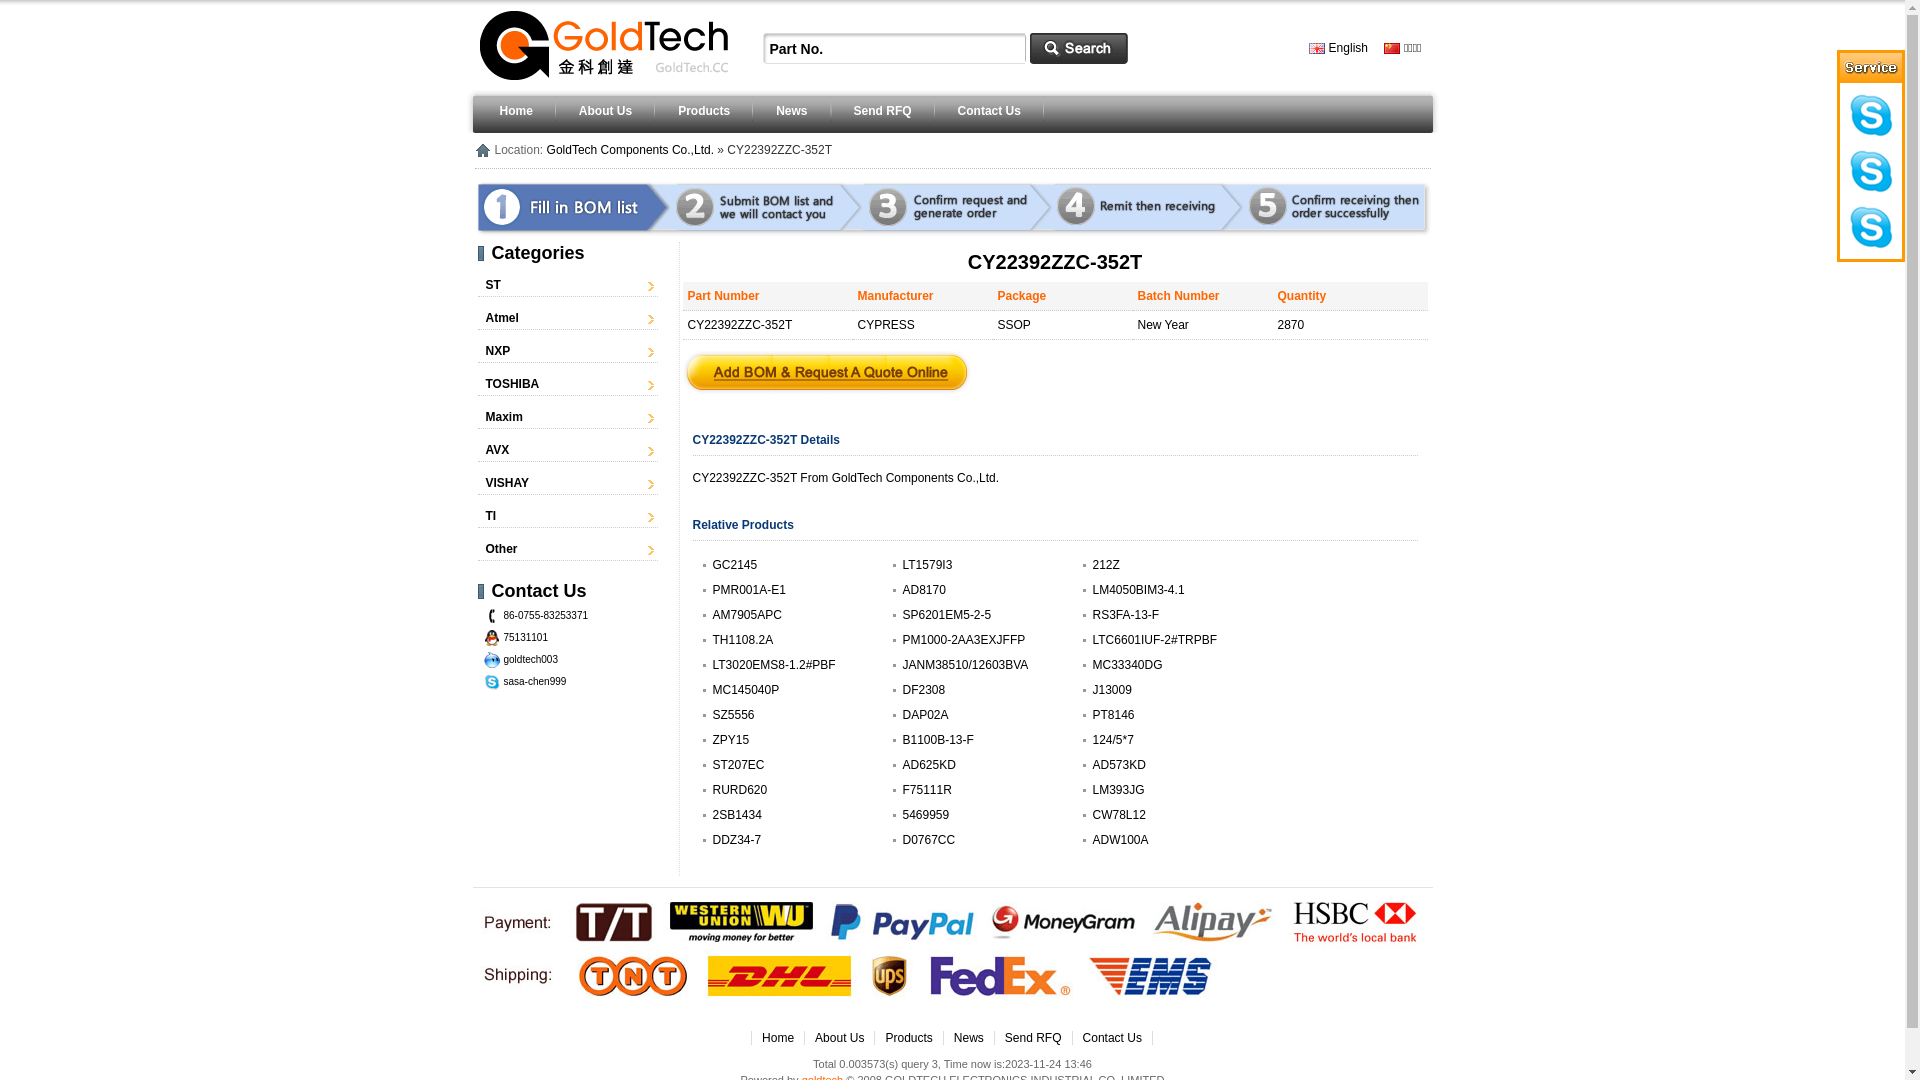 This screenshot has width=1920, height=1080. Describe the element at coordinates (936, 740) in the screenshot. I see `'B1100B-13-F'` at that location.